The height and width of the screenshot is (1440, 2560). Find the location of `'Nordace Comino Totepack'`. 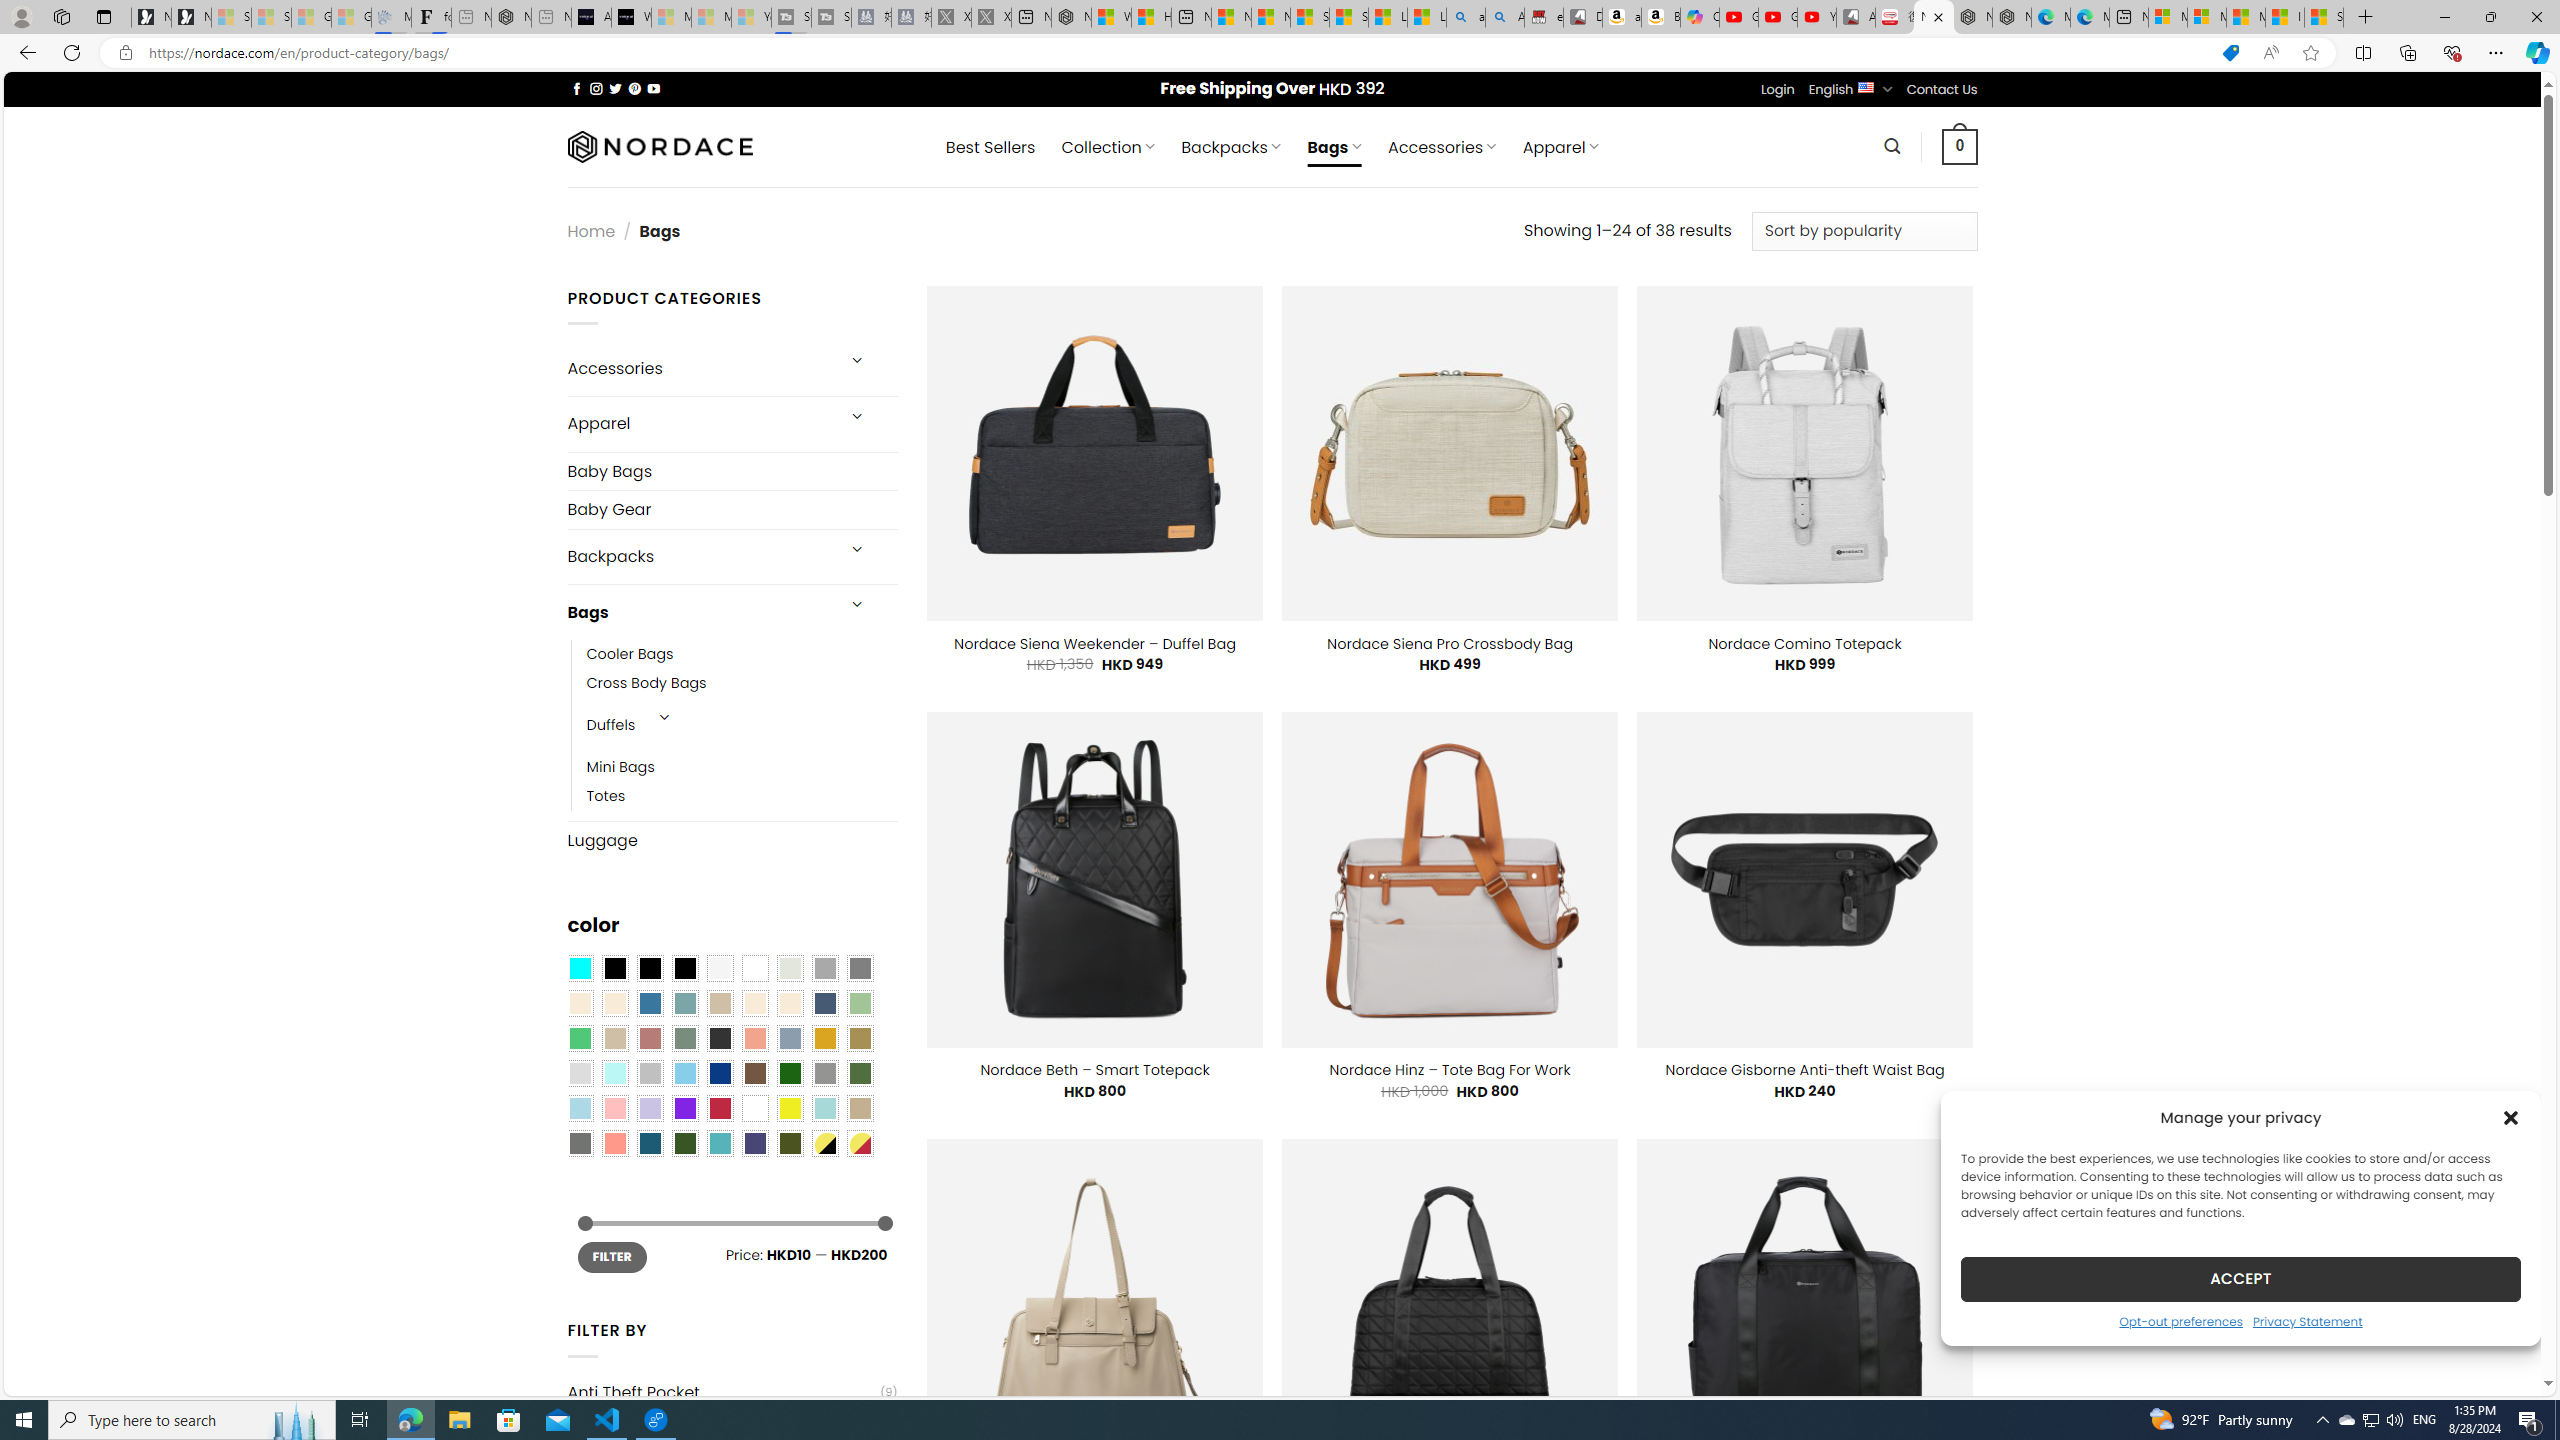

'Nordace Comino Totepack' is located at coordinates (1803, 643).